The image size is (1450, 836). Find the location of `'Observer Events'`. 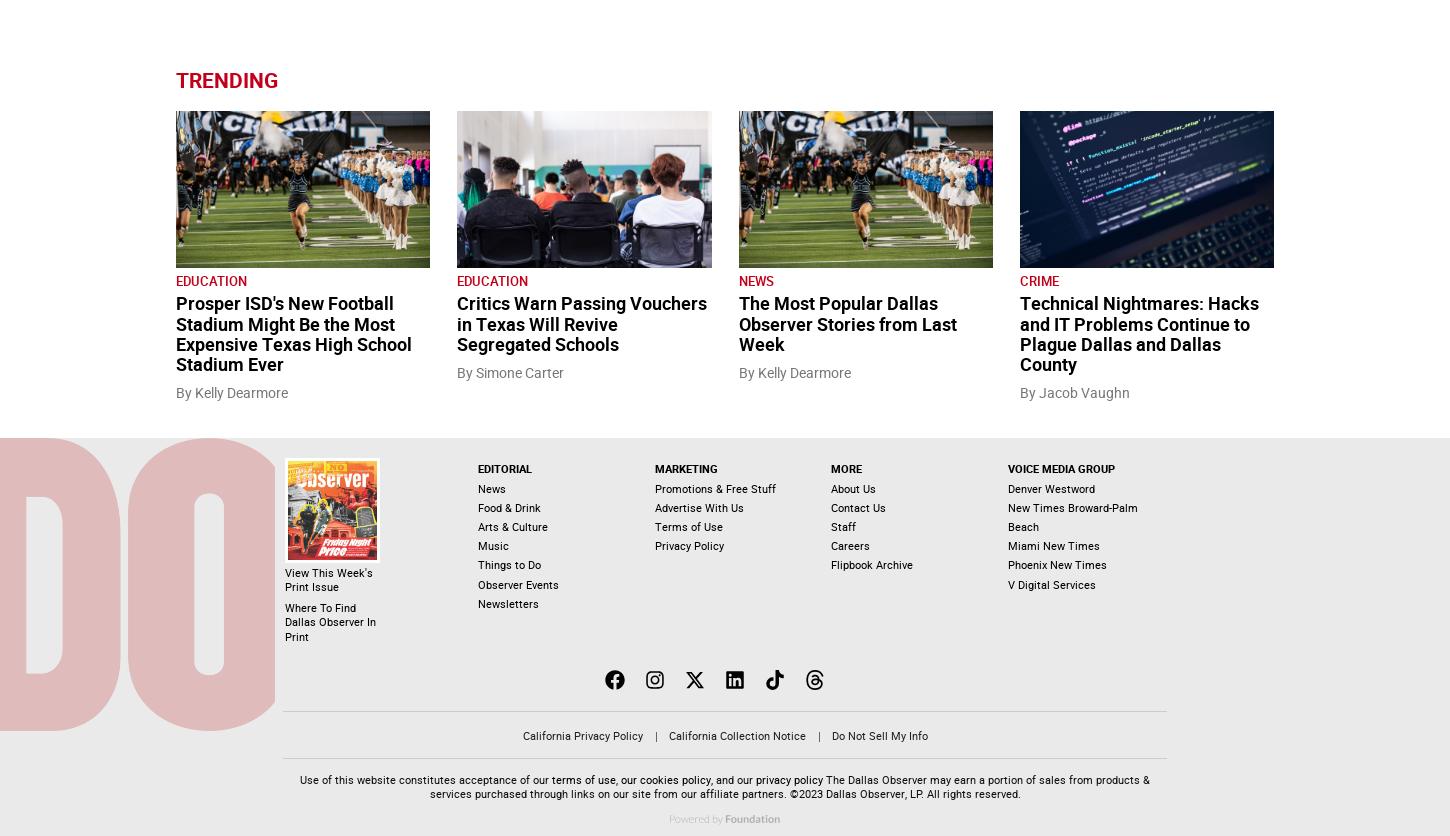

'Observer Events' is located at coordinates (517, 583).